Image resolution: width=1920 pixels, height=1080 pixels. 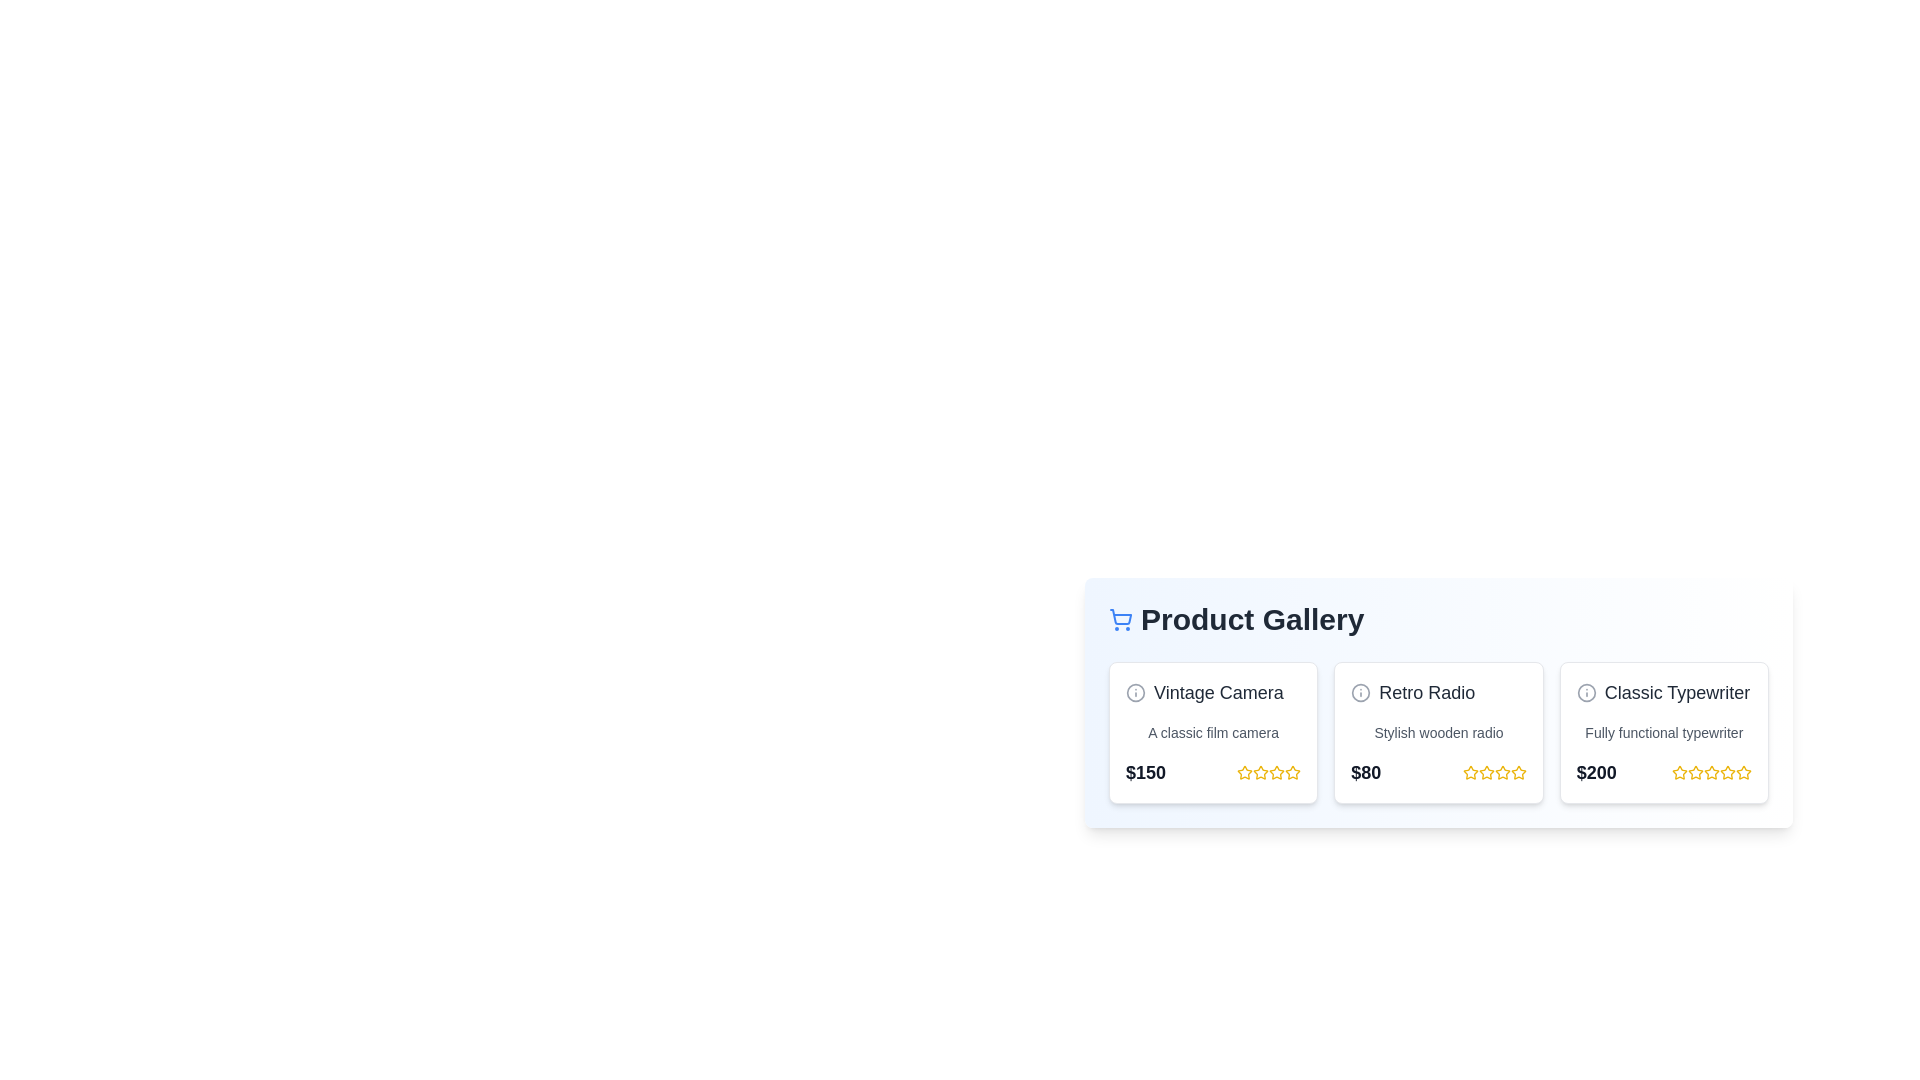 I want to click on the icon within the product card for Classic Typewriter, so click(x=1584, y=692).